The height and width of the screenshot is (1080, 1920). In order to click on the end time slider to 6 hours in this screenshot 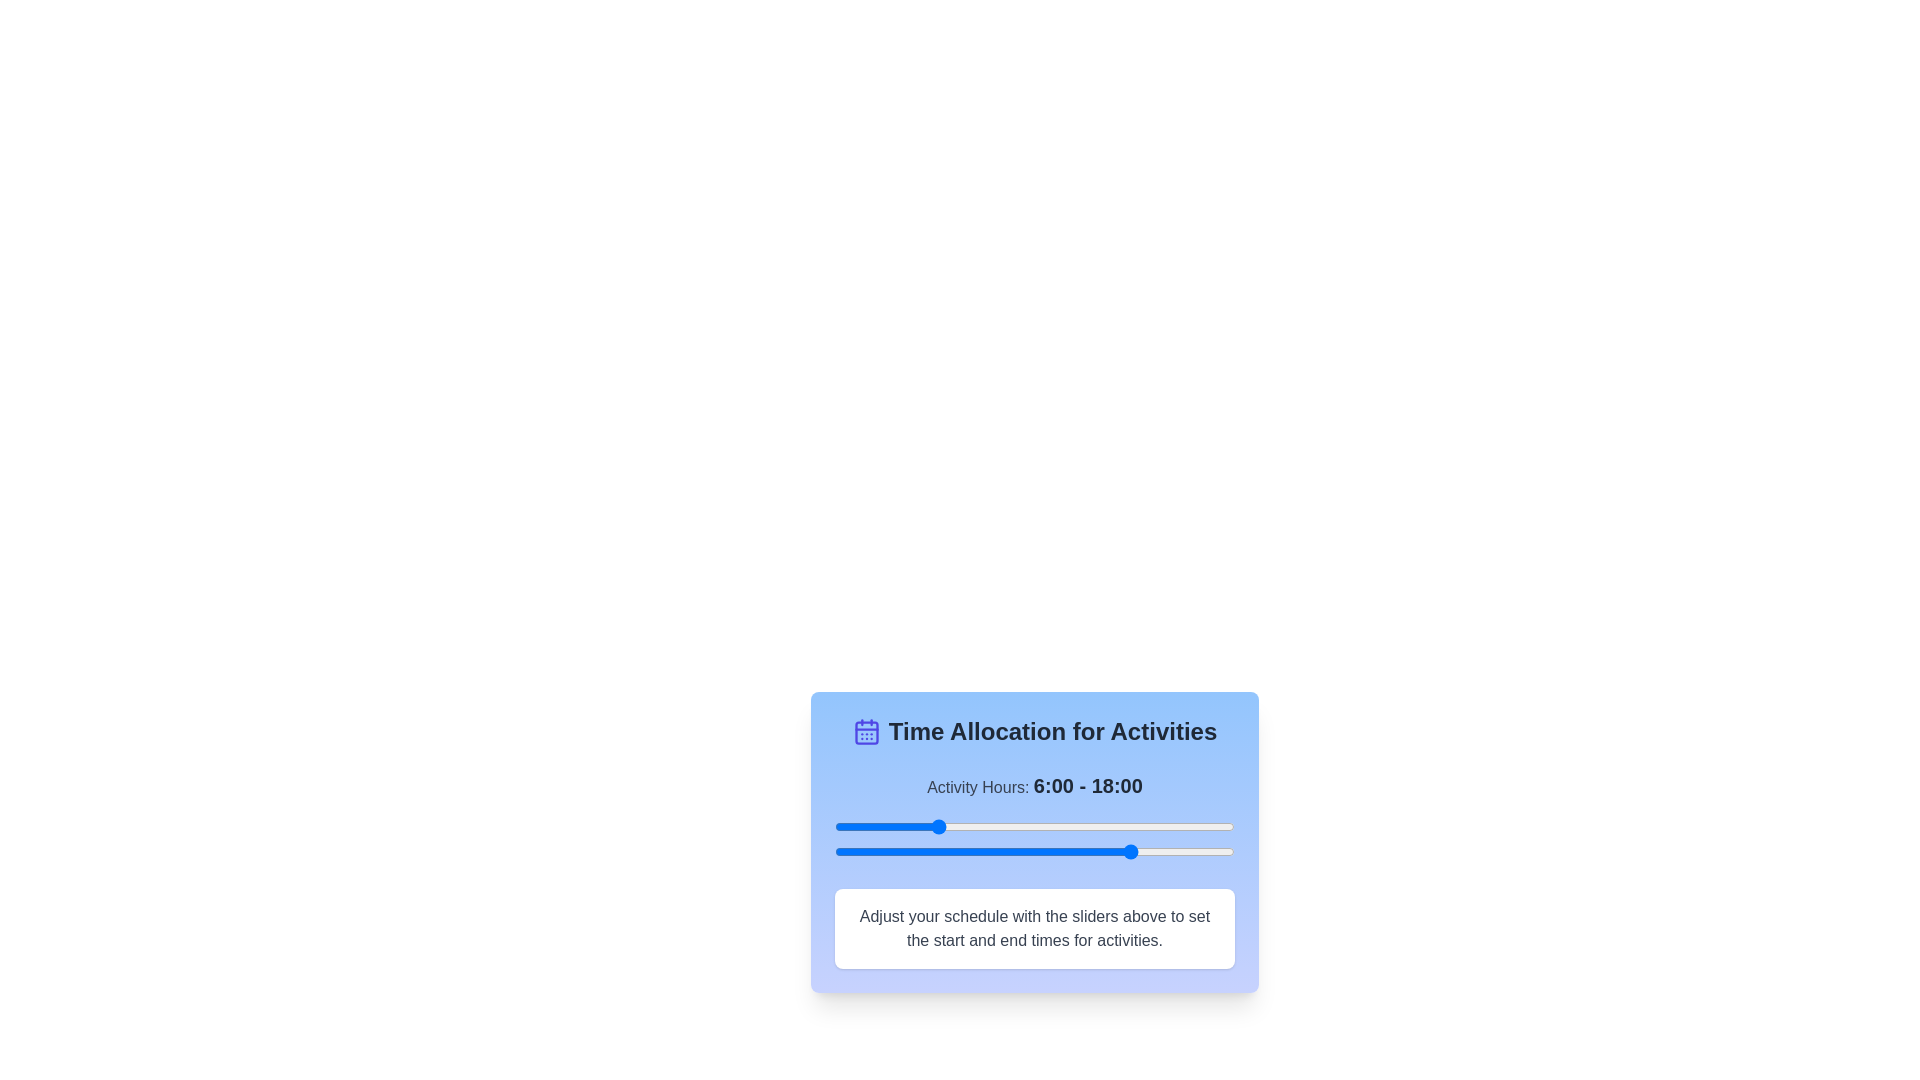, I will do `click(934, 852)`.